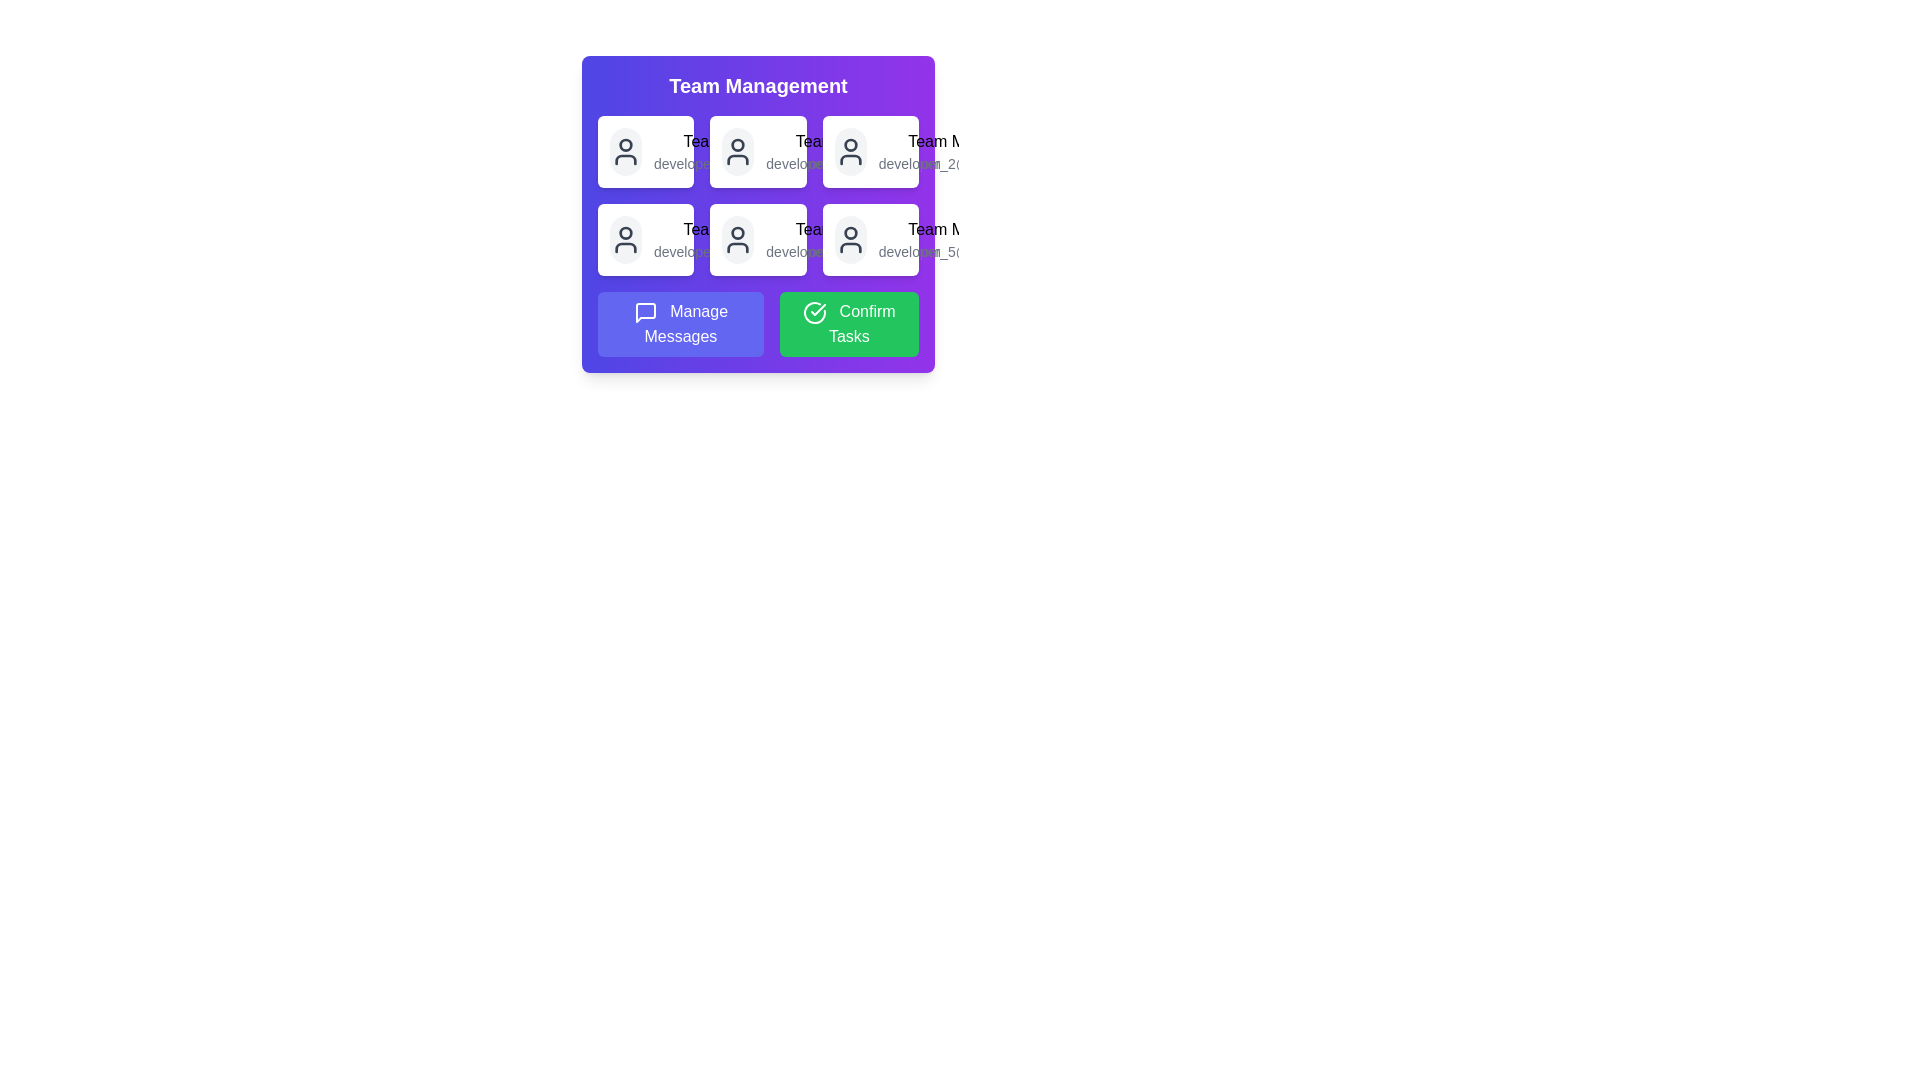  Describe the element at coordinates (624, 231) in the screenshot. I see `the graphical representation of the user indicator located in the top center of the 'lucide-user' icon, which is in the second column of the grid under 'Team Management'` at that location.